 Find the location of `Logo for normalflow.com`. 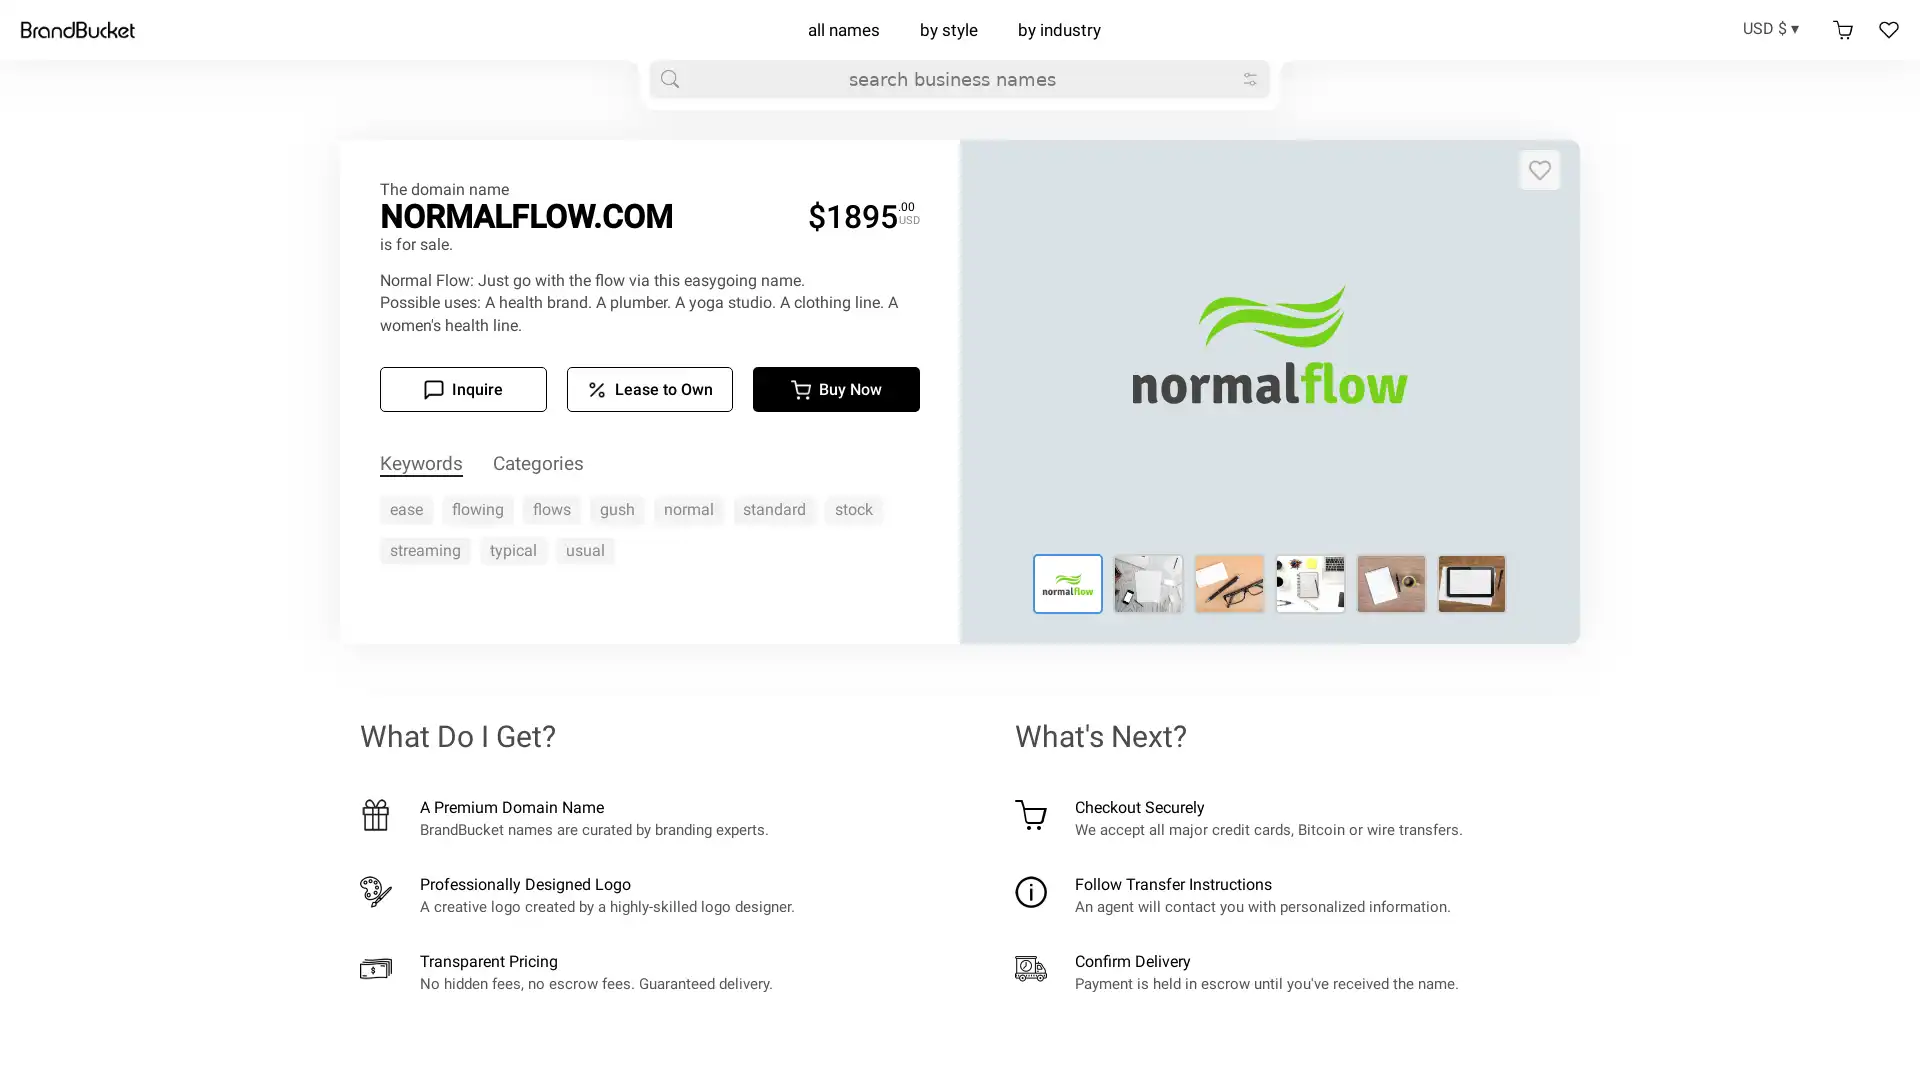

Logo for normalflow.com is located at coordinates (1228, 583).